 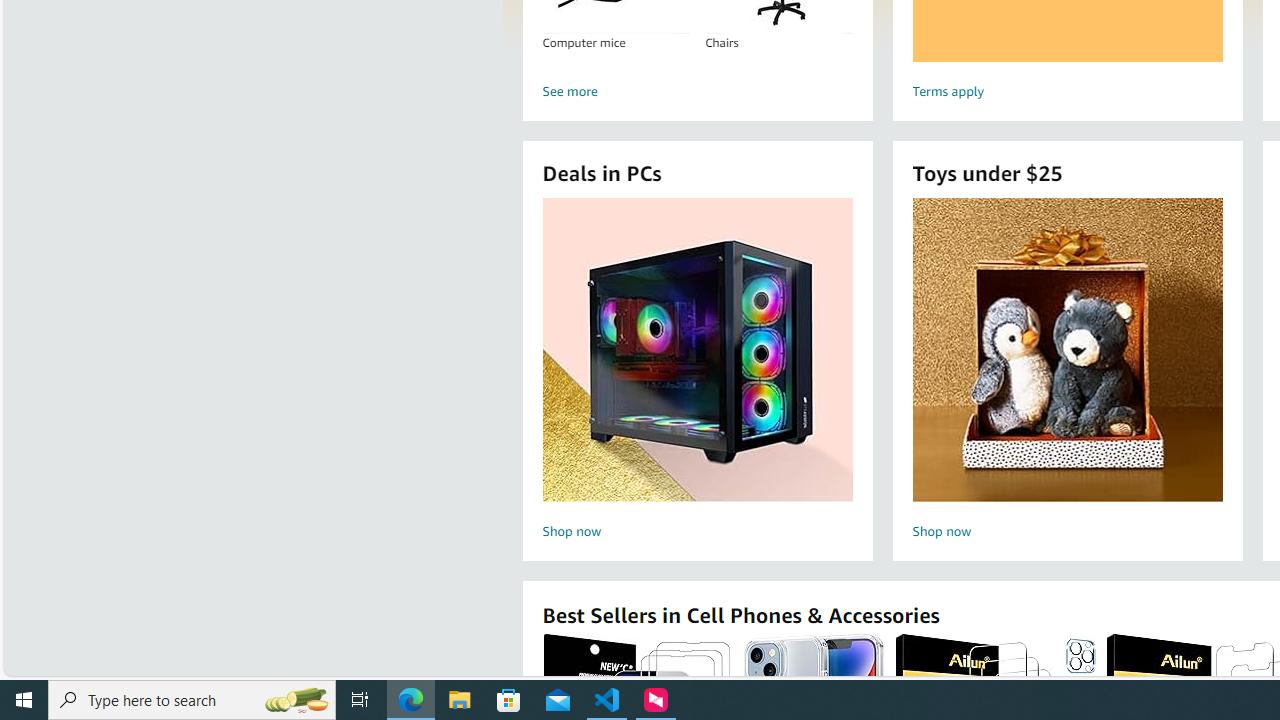 I want to click on 'Toys under $25', so click(x=1066, y=348).